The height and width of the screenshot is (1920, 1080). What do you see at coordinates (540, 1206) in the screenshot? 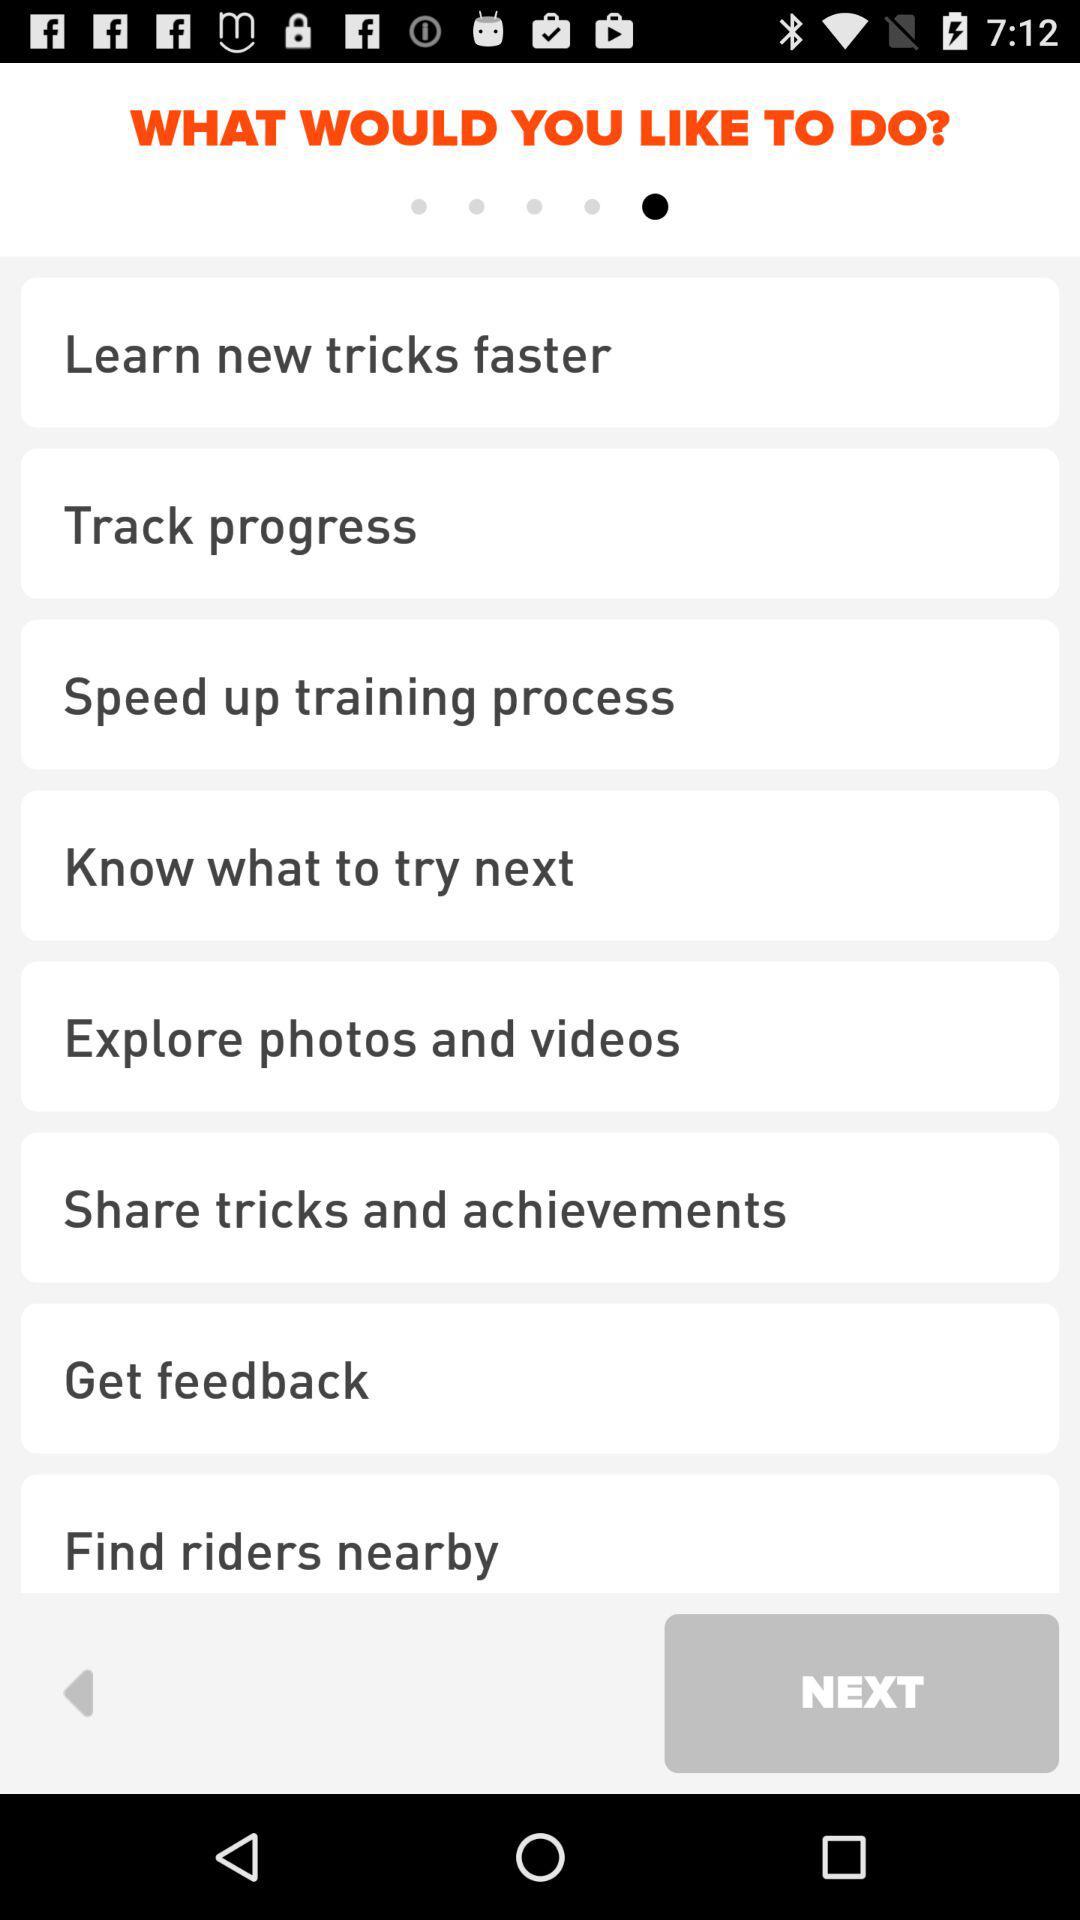
I see `the checkbox above the get feedback checkbox` at bounding box center [540, 1206].